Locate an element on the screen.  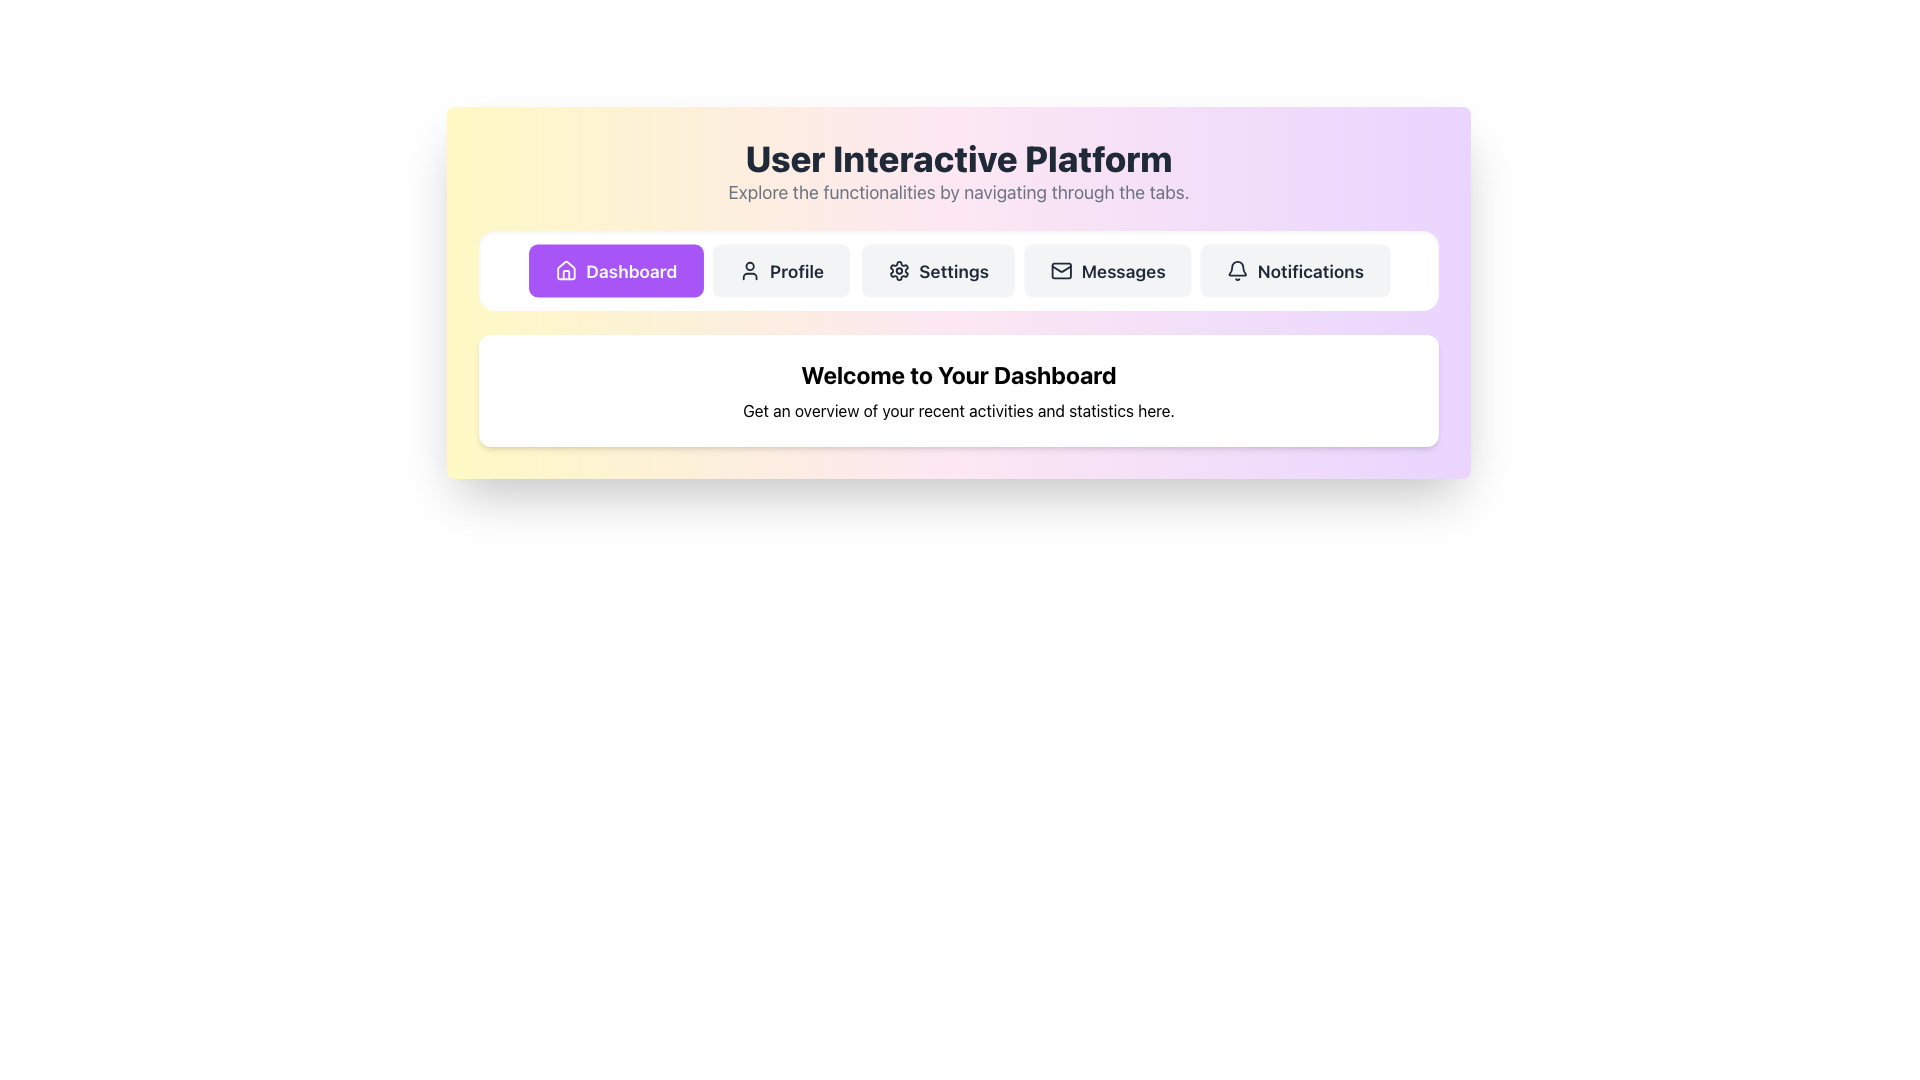
the settings icon is located at coordinates (897, 270).